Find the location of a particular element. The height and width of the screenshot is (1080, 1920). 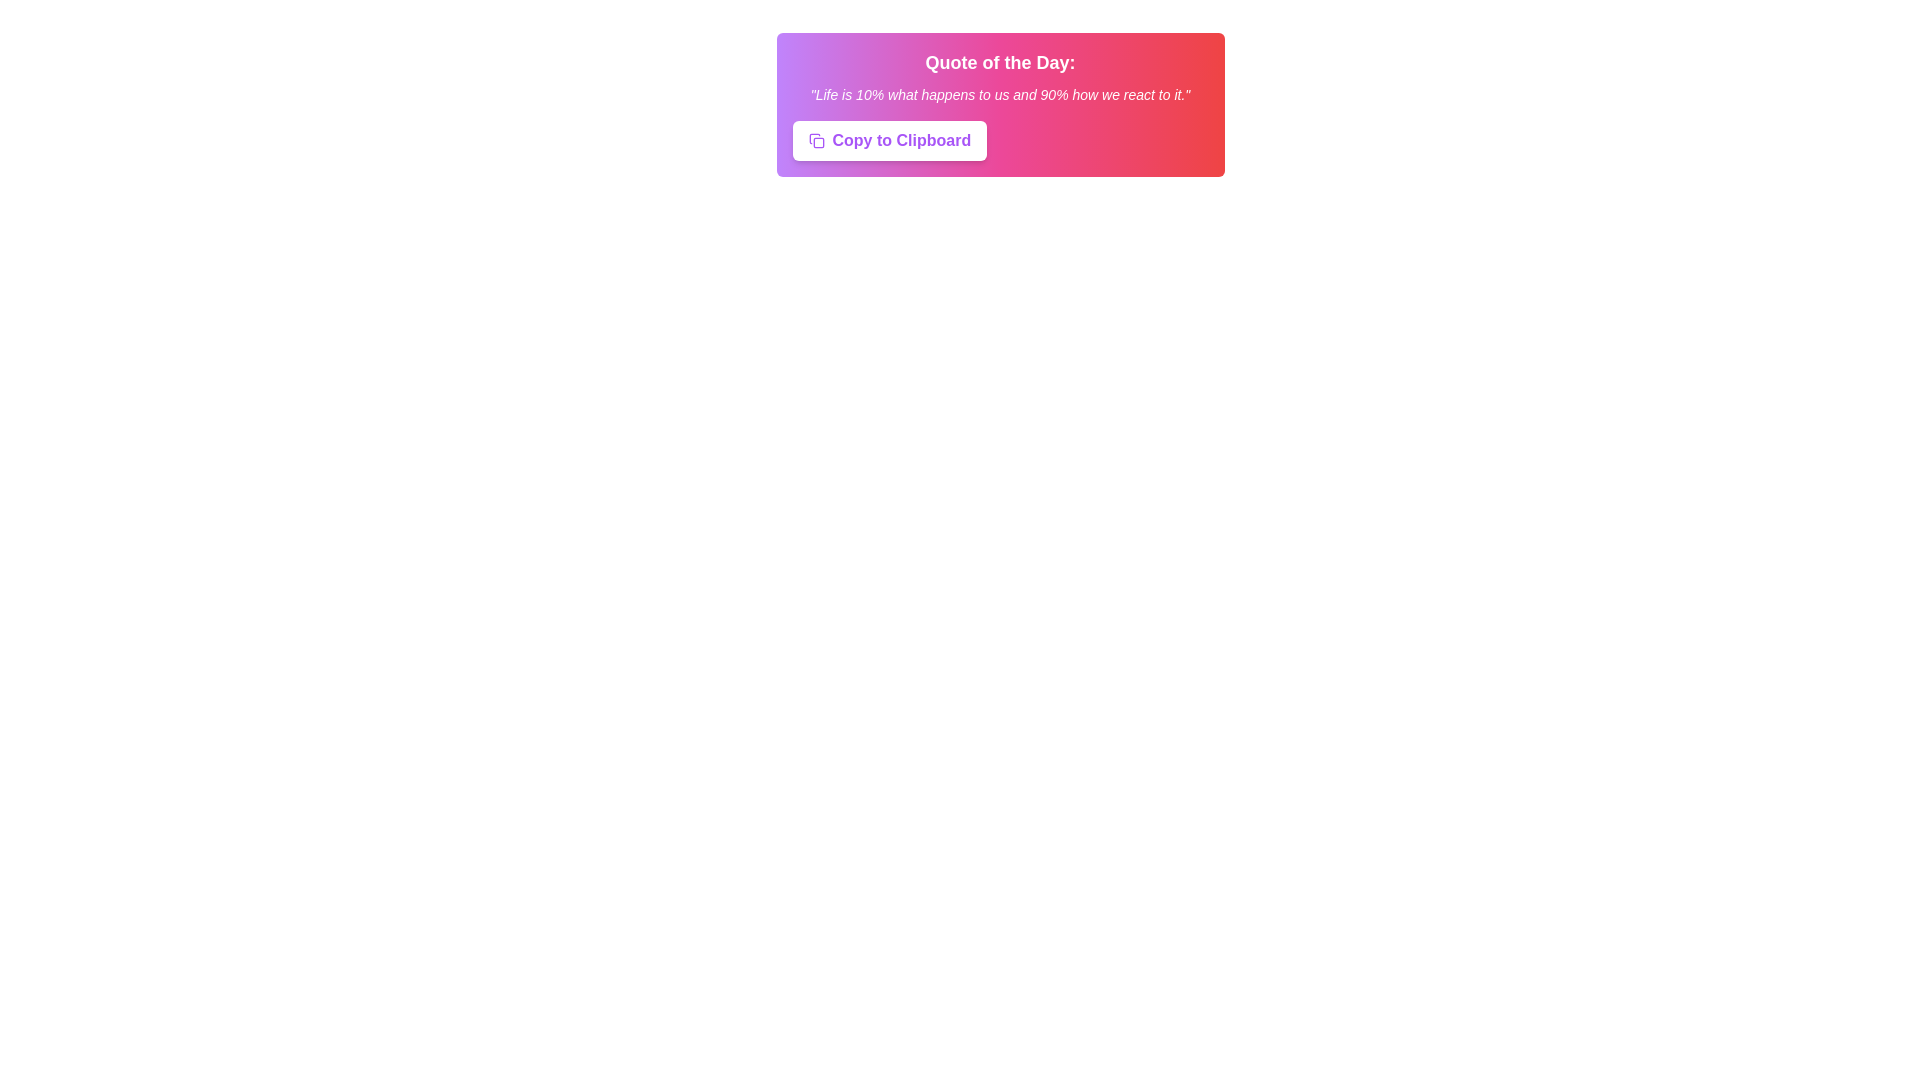

the Decorative SVG sub-element, which is a small rounded rectangle with dimensions 14x14 pixels, located immediately left of the 'Copy to Clipboard' button in the SVG icon is located at coordinates (818, 141).